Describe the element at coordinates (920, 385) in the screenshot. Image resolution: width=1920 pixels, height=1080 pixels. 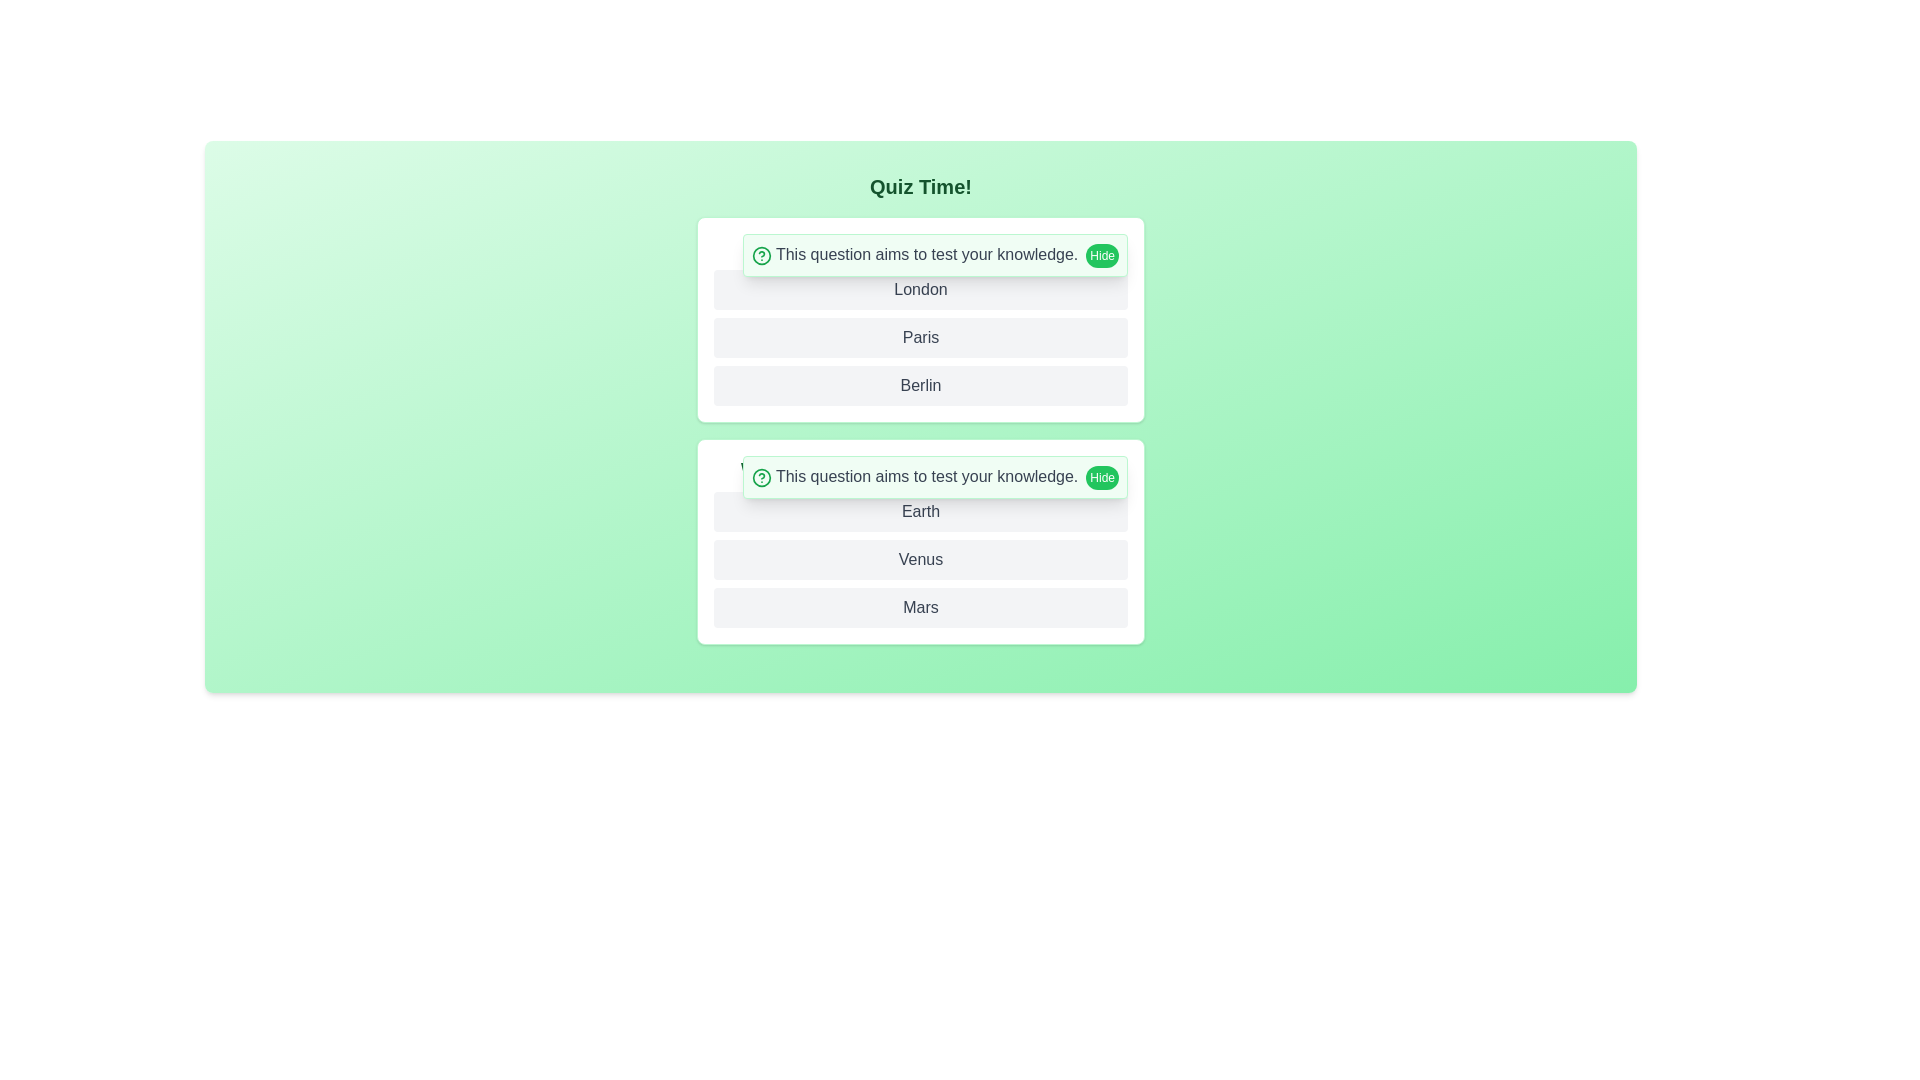
I see `the 'Berlin' button, which is the last option in a vertical list` at that location.